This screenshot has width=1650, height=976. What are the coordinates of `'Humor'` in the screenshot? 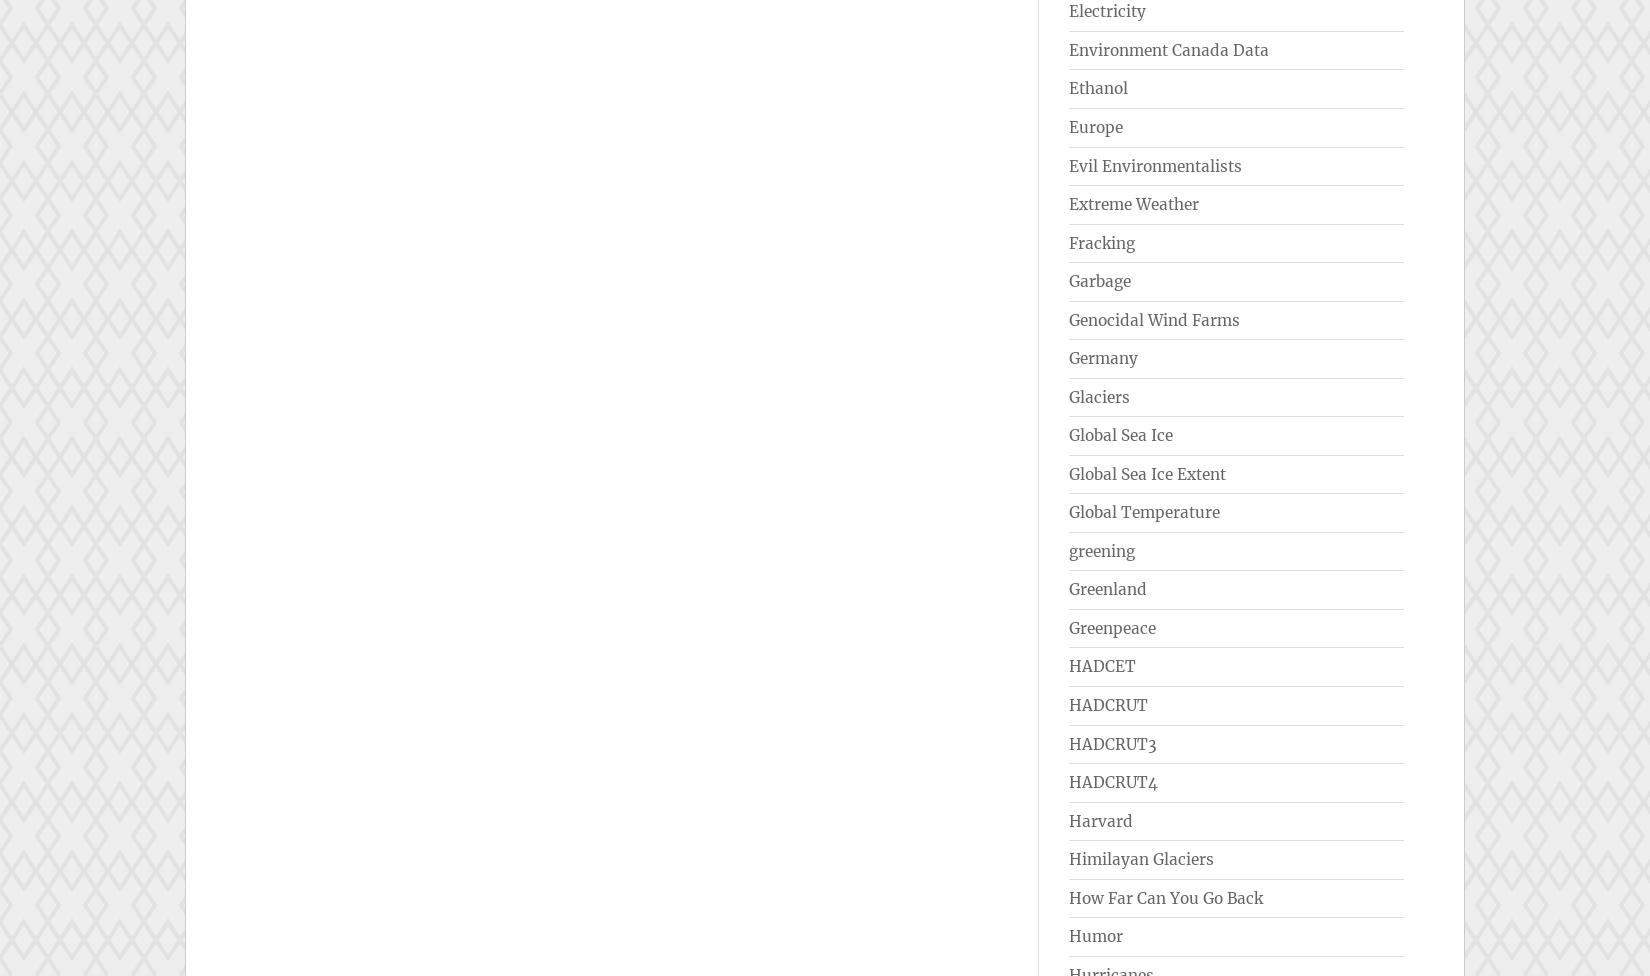 It's located at (1095, 935).